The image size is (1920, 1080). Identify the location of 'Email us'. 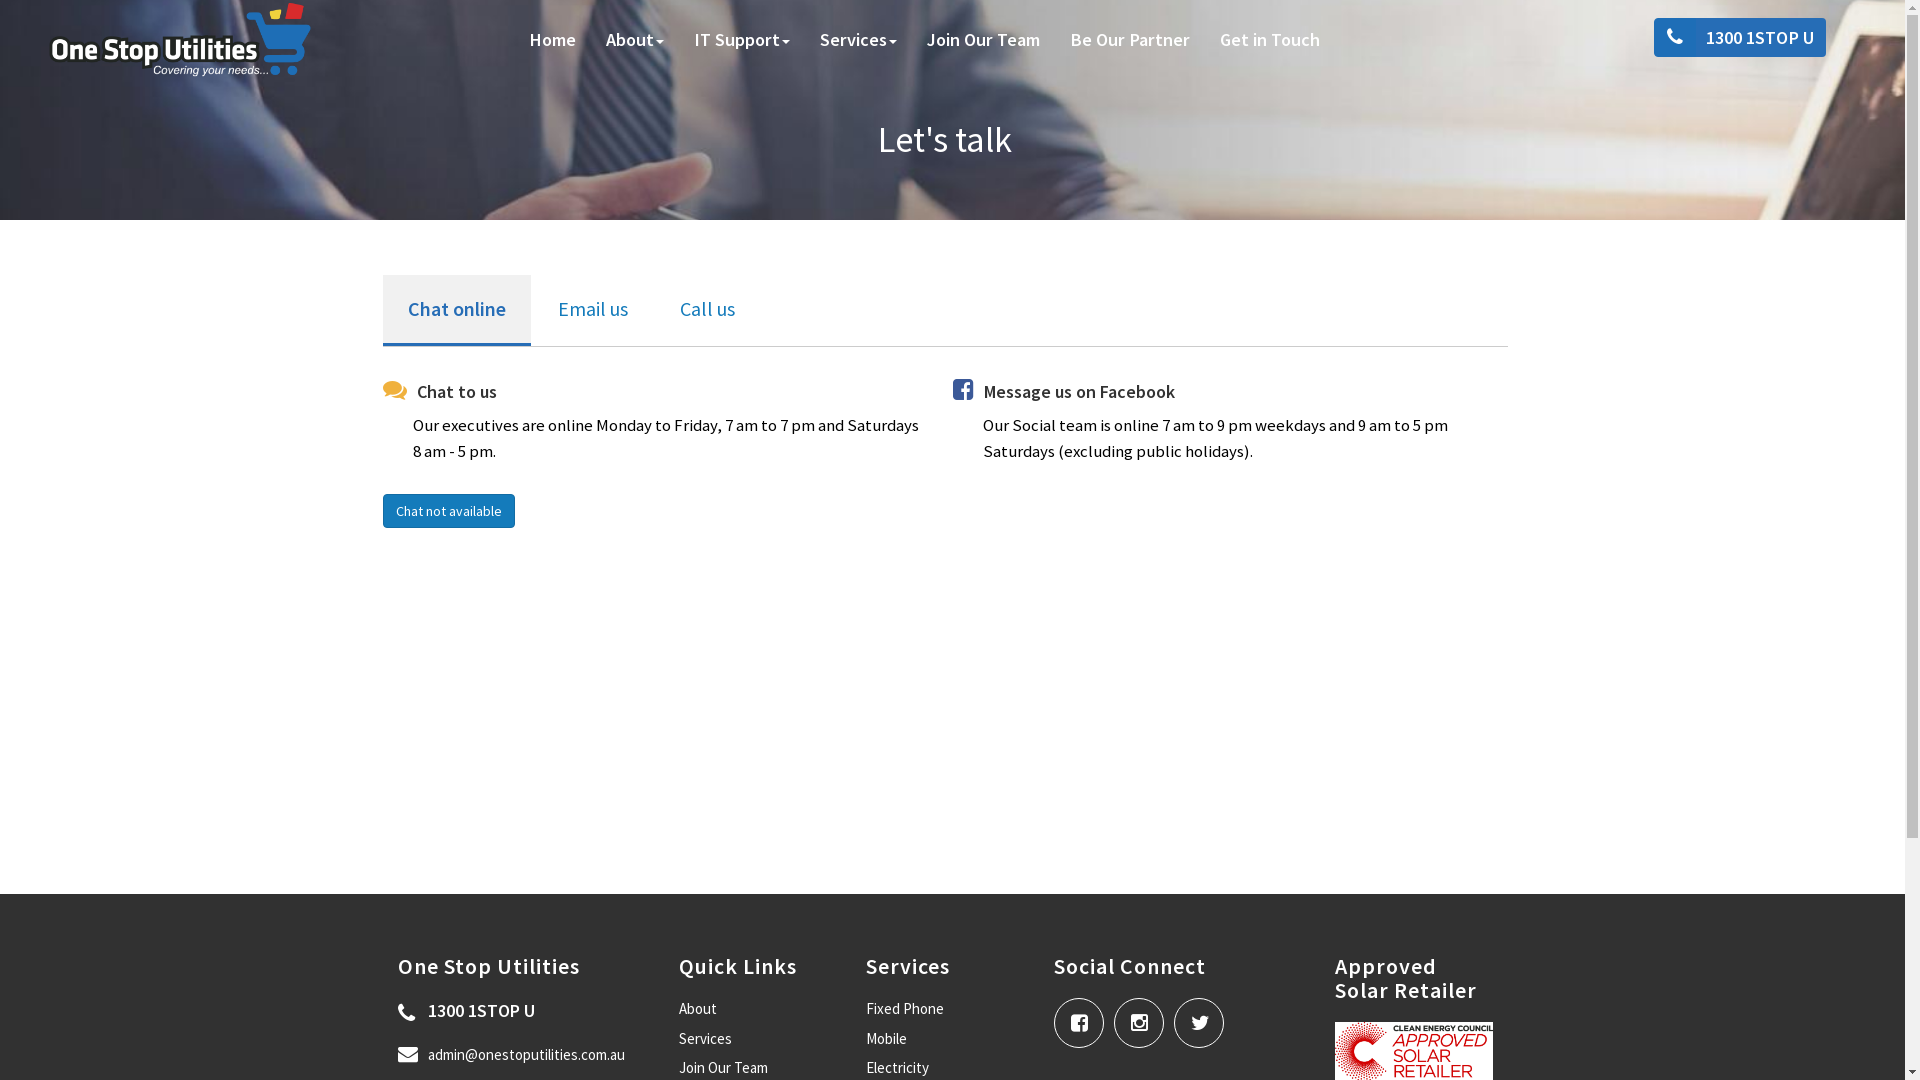
(590, 309).